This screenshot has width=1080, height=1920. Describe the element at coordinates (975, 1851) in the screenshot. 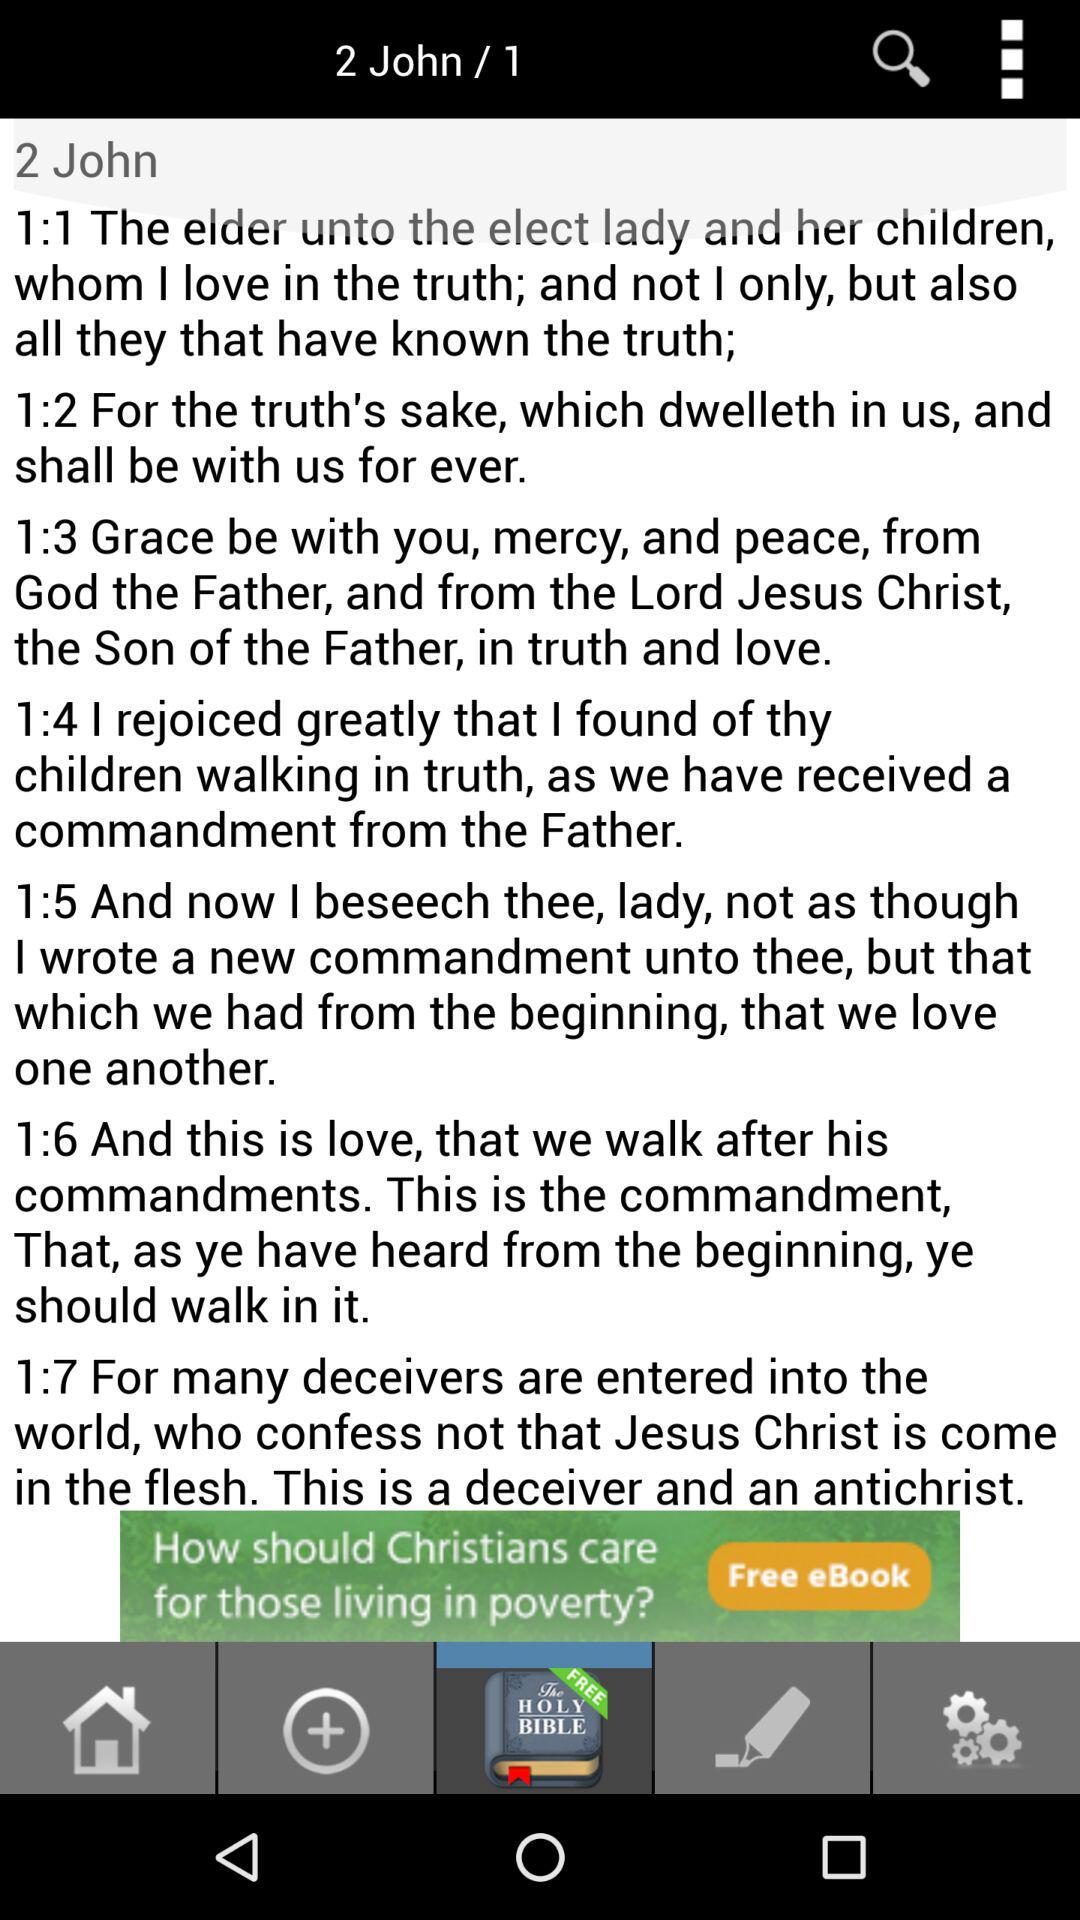

I see `the settings icon` at that location.